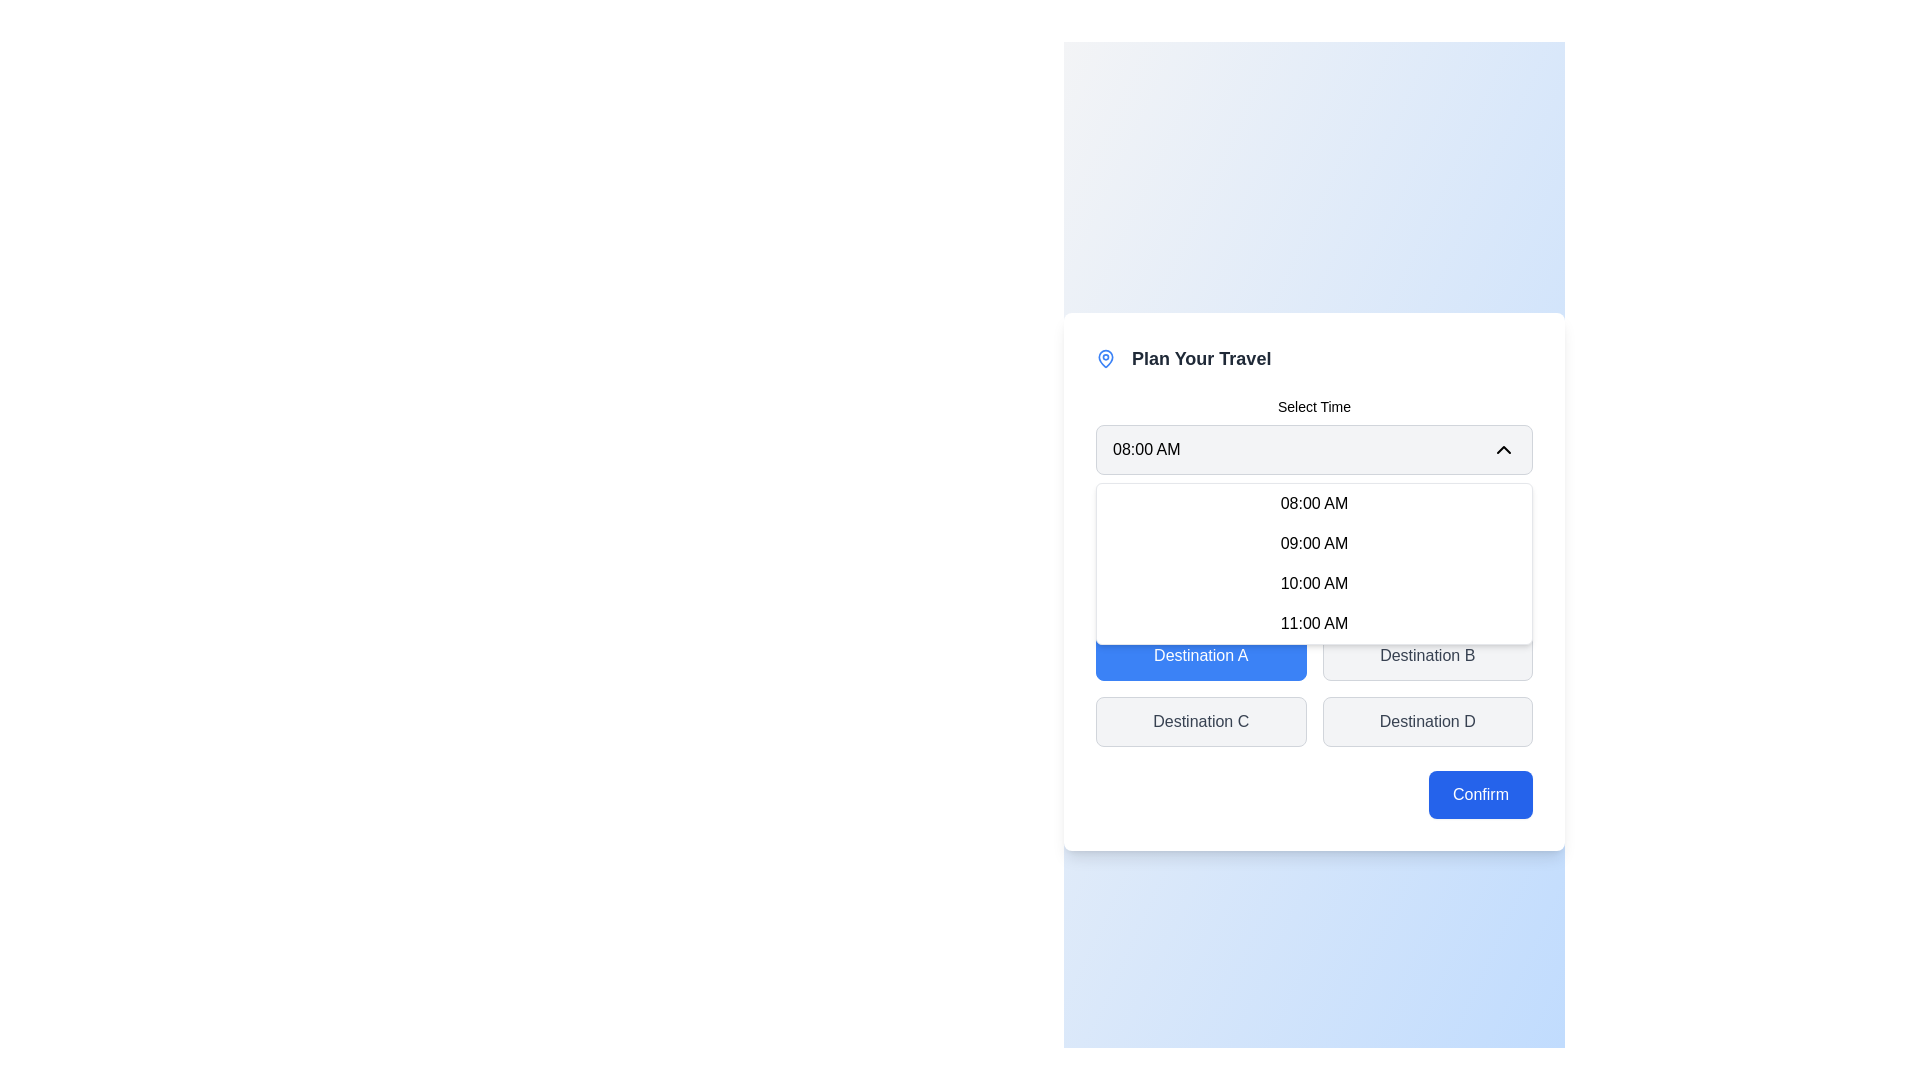 This screenshot has height=1080, width=1920. I want to click on the '10:00 AM' text item in the dropdown list, so click(1314, 583).